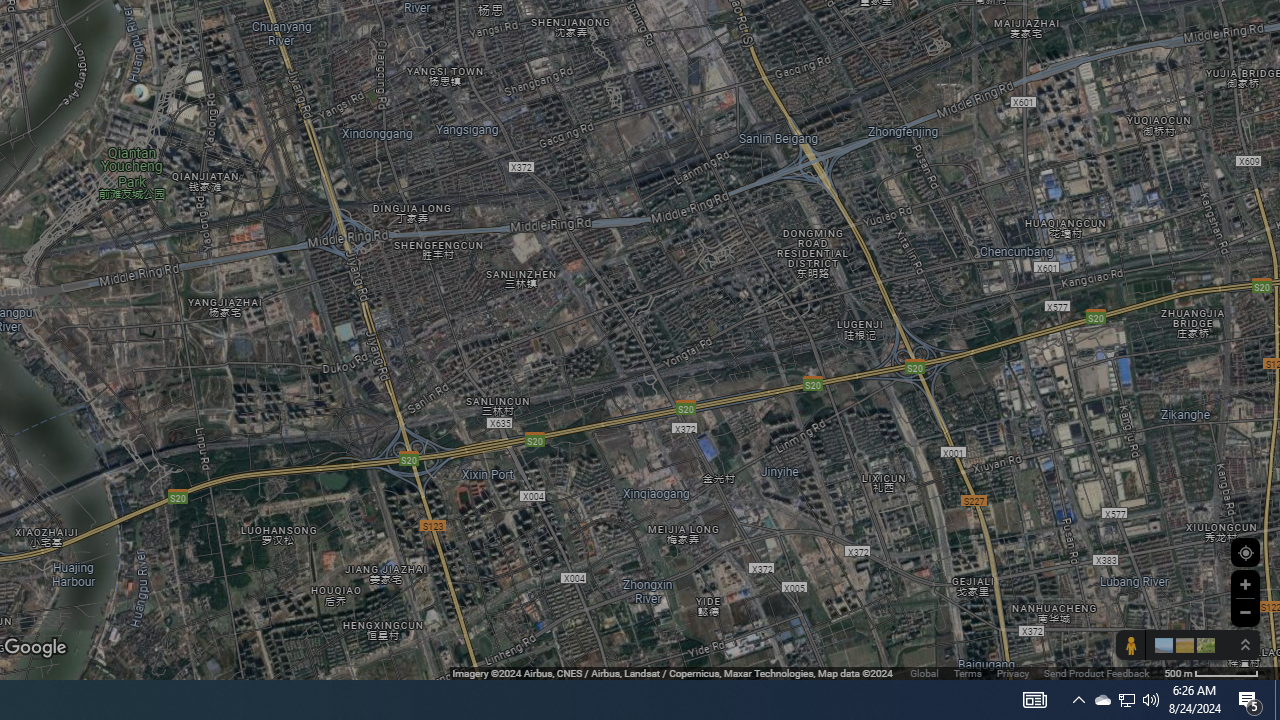  What do you see at coordinates (1244, 611) in the screenshot?
I see `'Zoom out'` at bounding box center [1244, 611].